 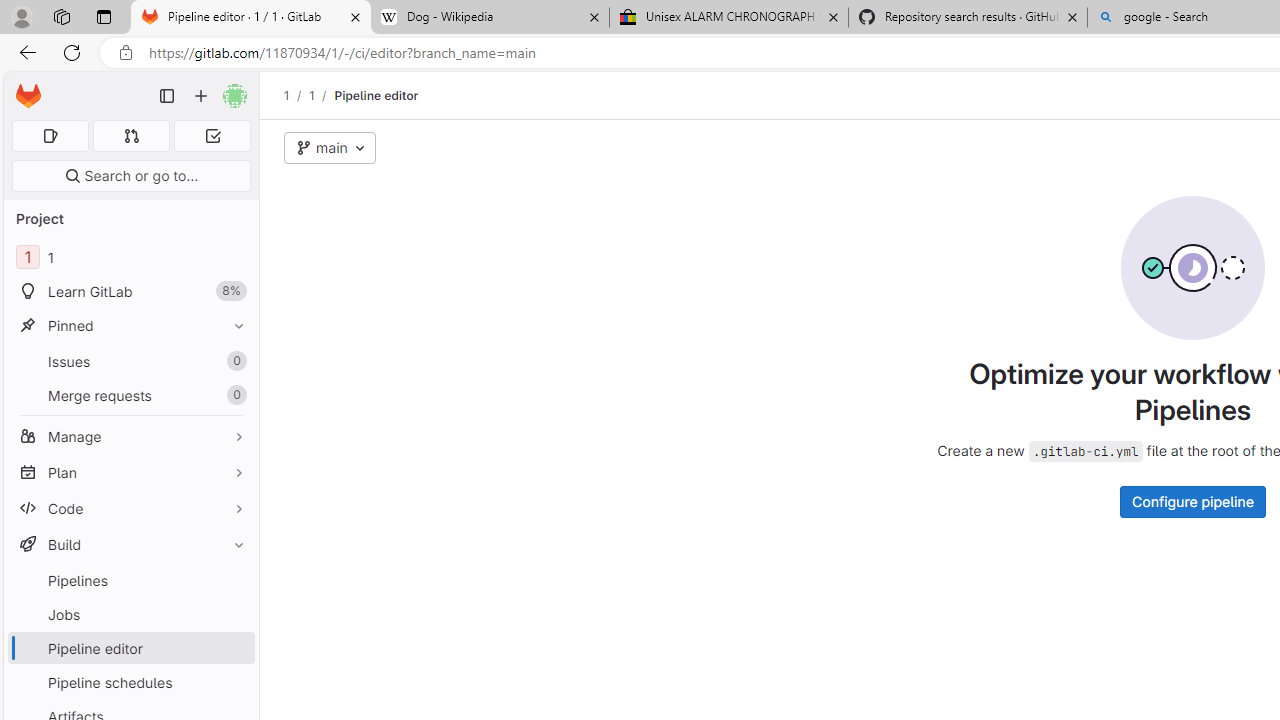 What do you see at coordinates (321, 95) in the screenshot?
I see `'1/'` at bounding box center [321, 95].